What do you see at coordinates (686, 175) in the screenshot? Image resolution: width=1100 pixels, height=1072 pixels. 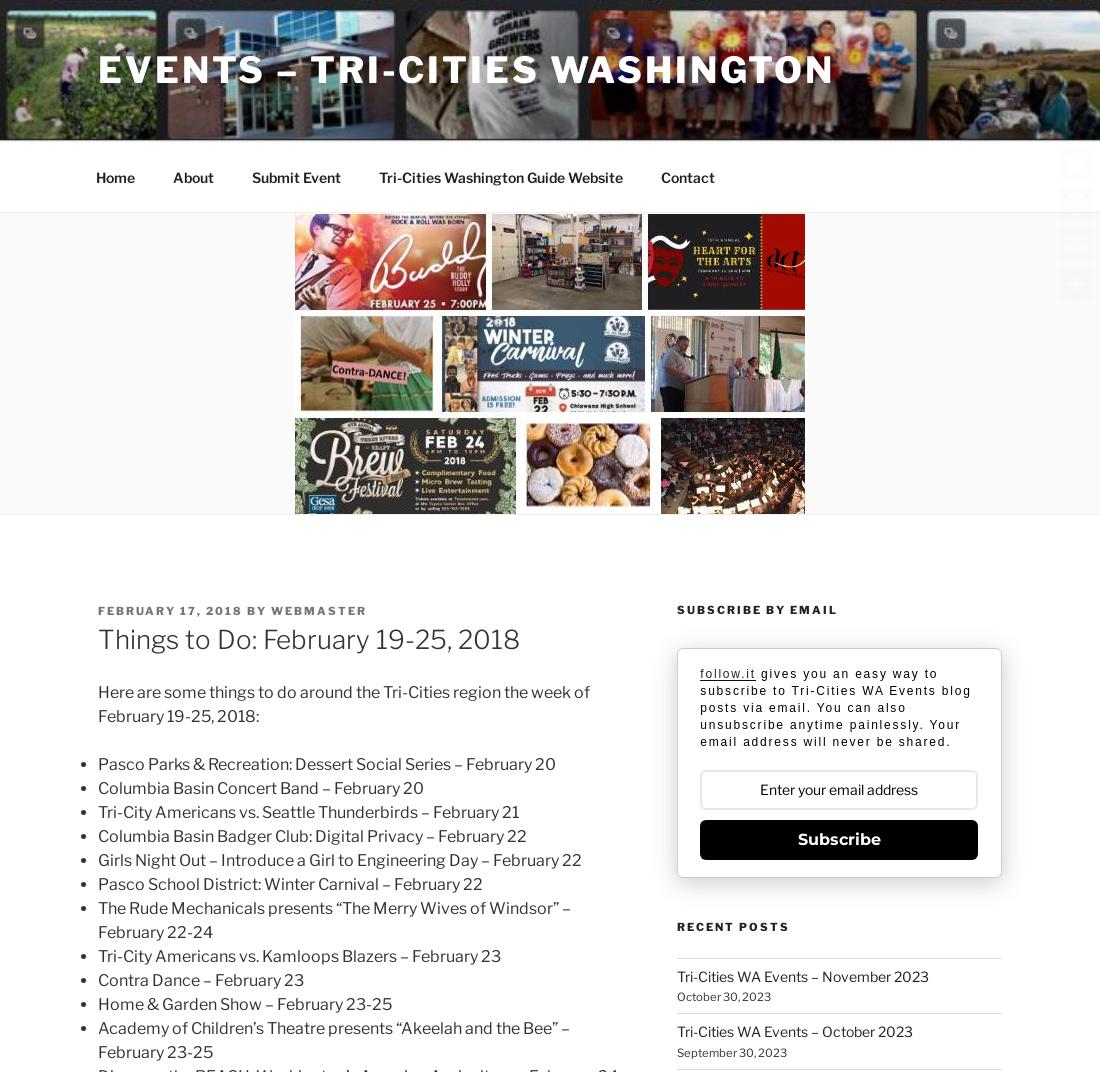 I see `'Contact'` at bounding box center [686, 175].